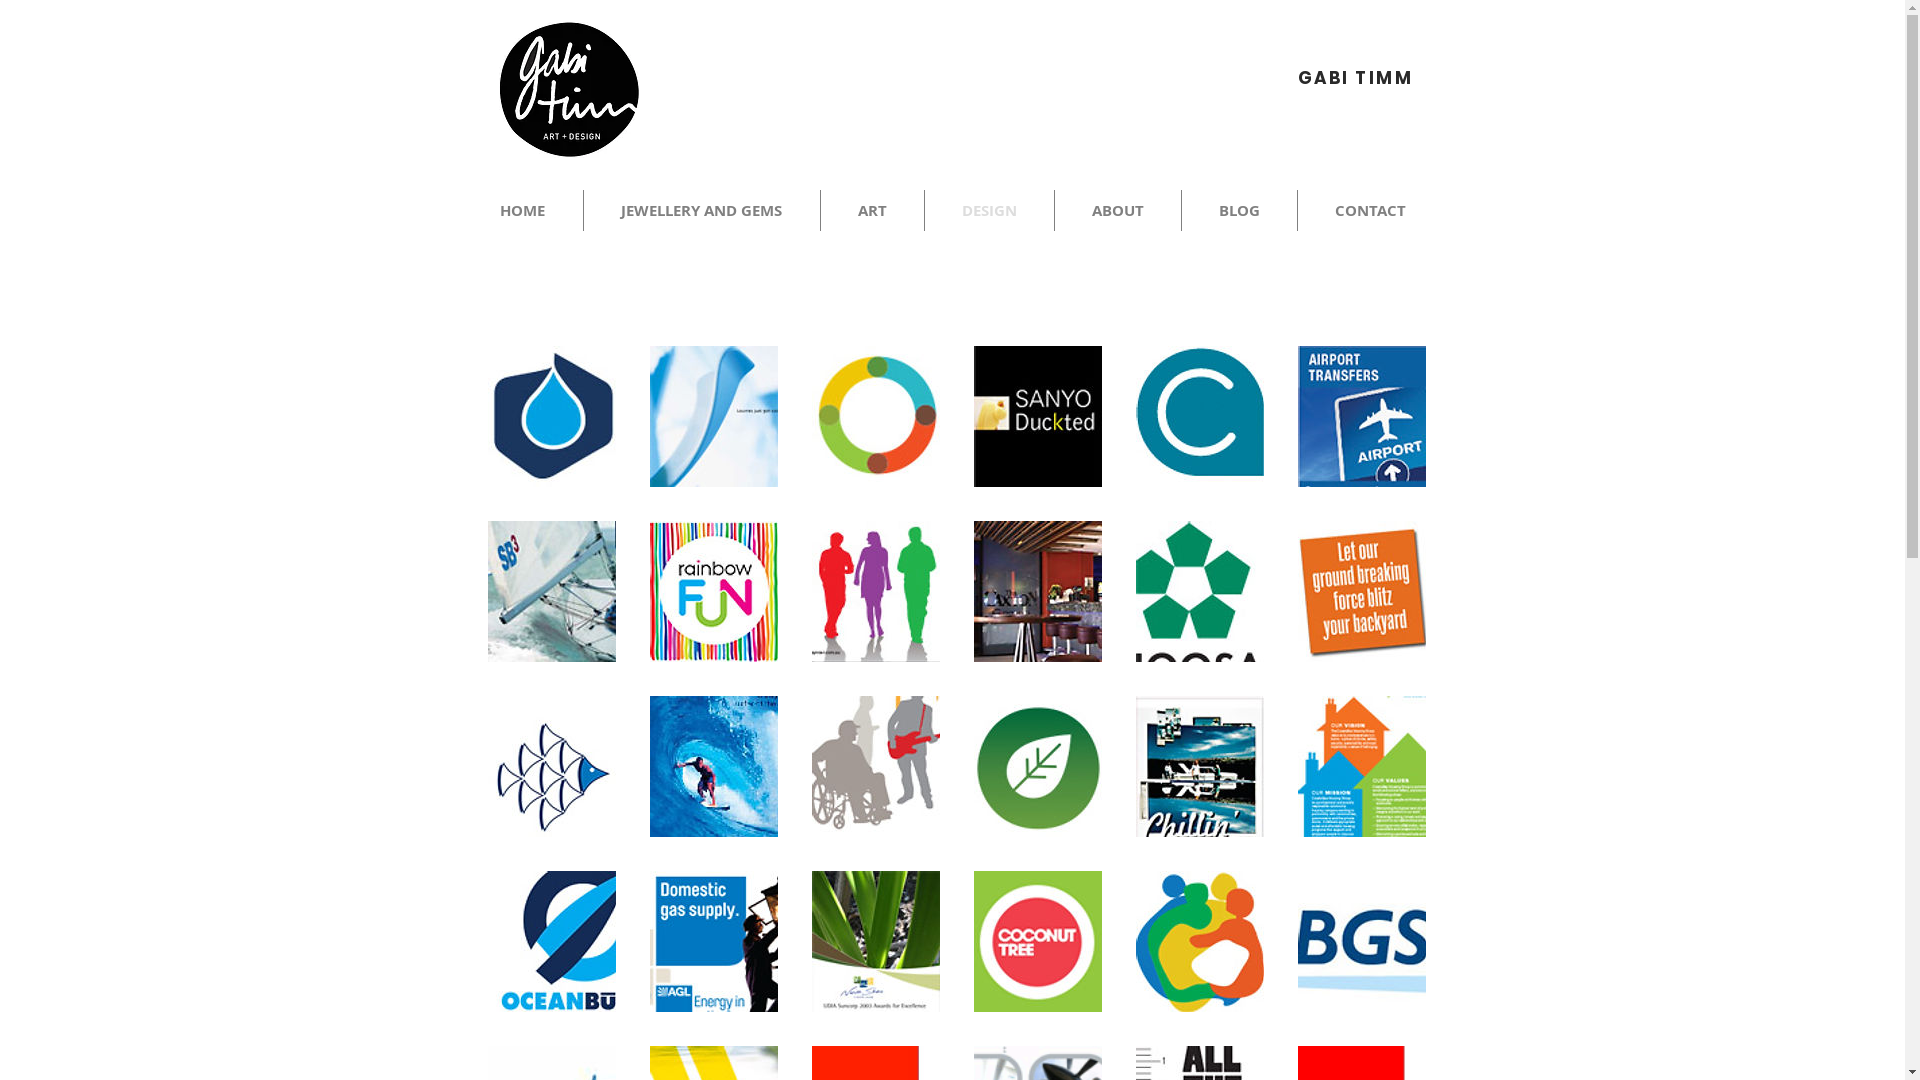 This screenshot has height=1080, width=1920. I want to click on 'ART', so click(871, 210).